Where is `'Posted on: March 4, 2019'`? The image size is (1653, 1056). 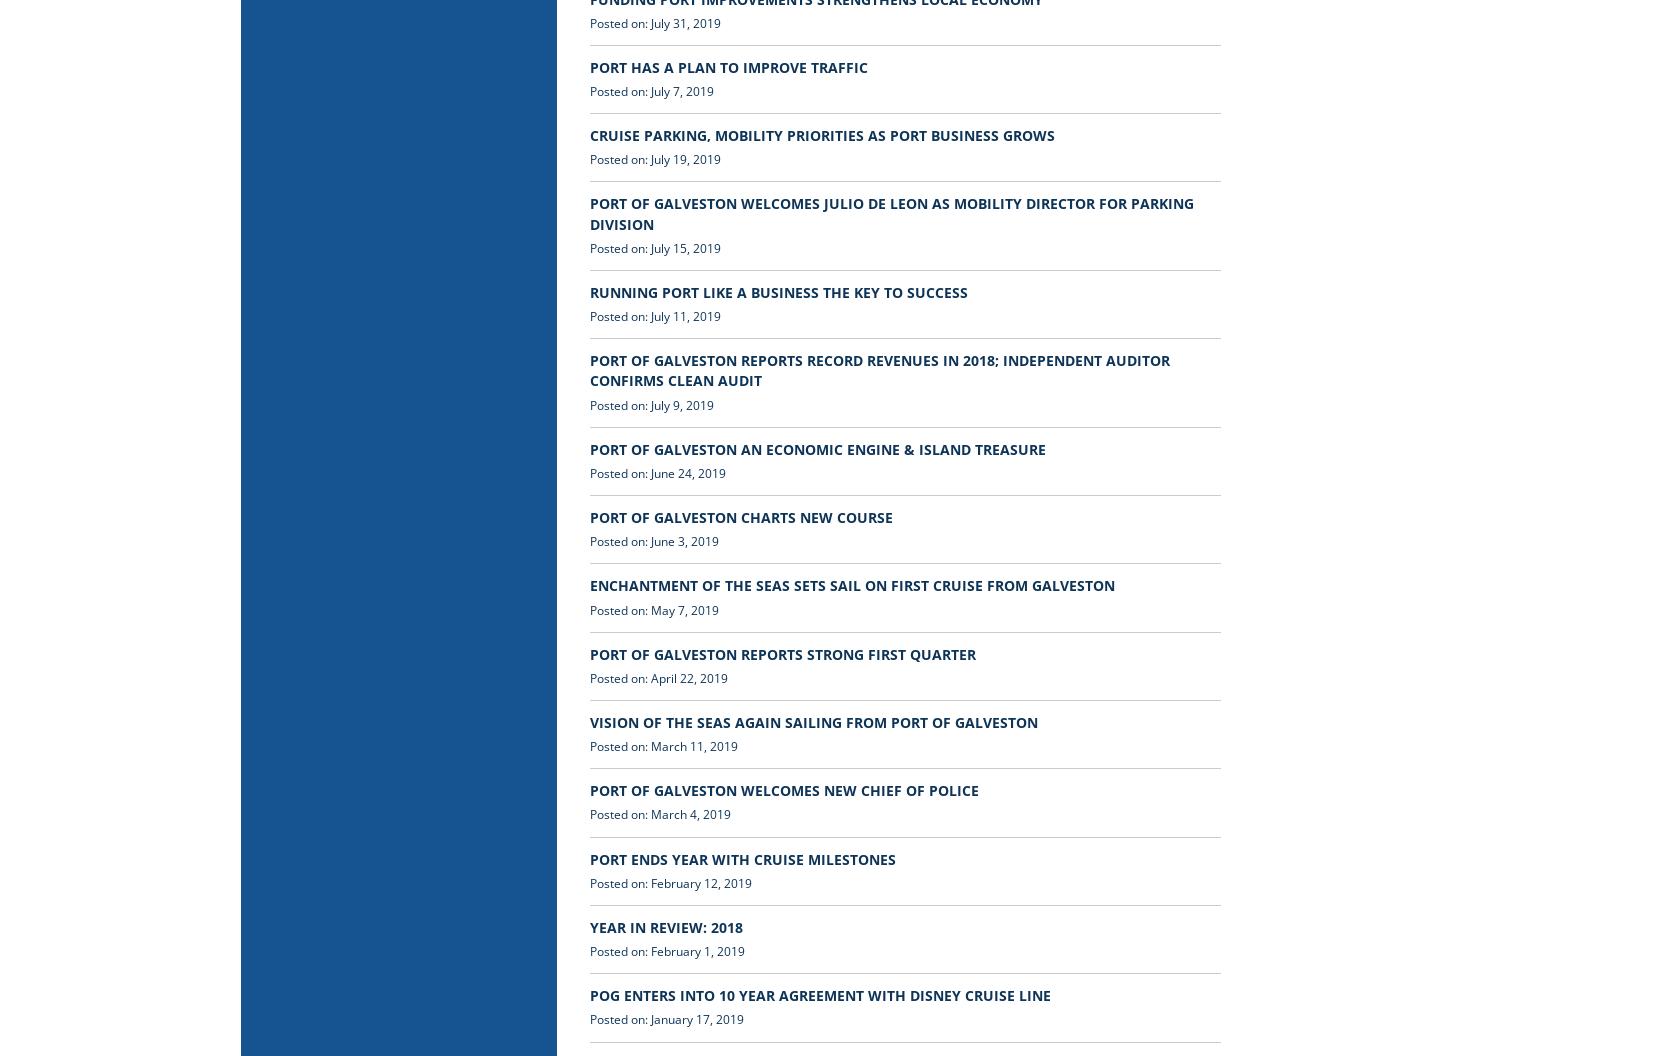
'Posted on: March 4, 2019' is located at coordinates (659, 814).